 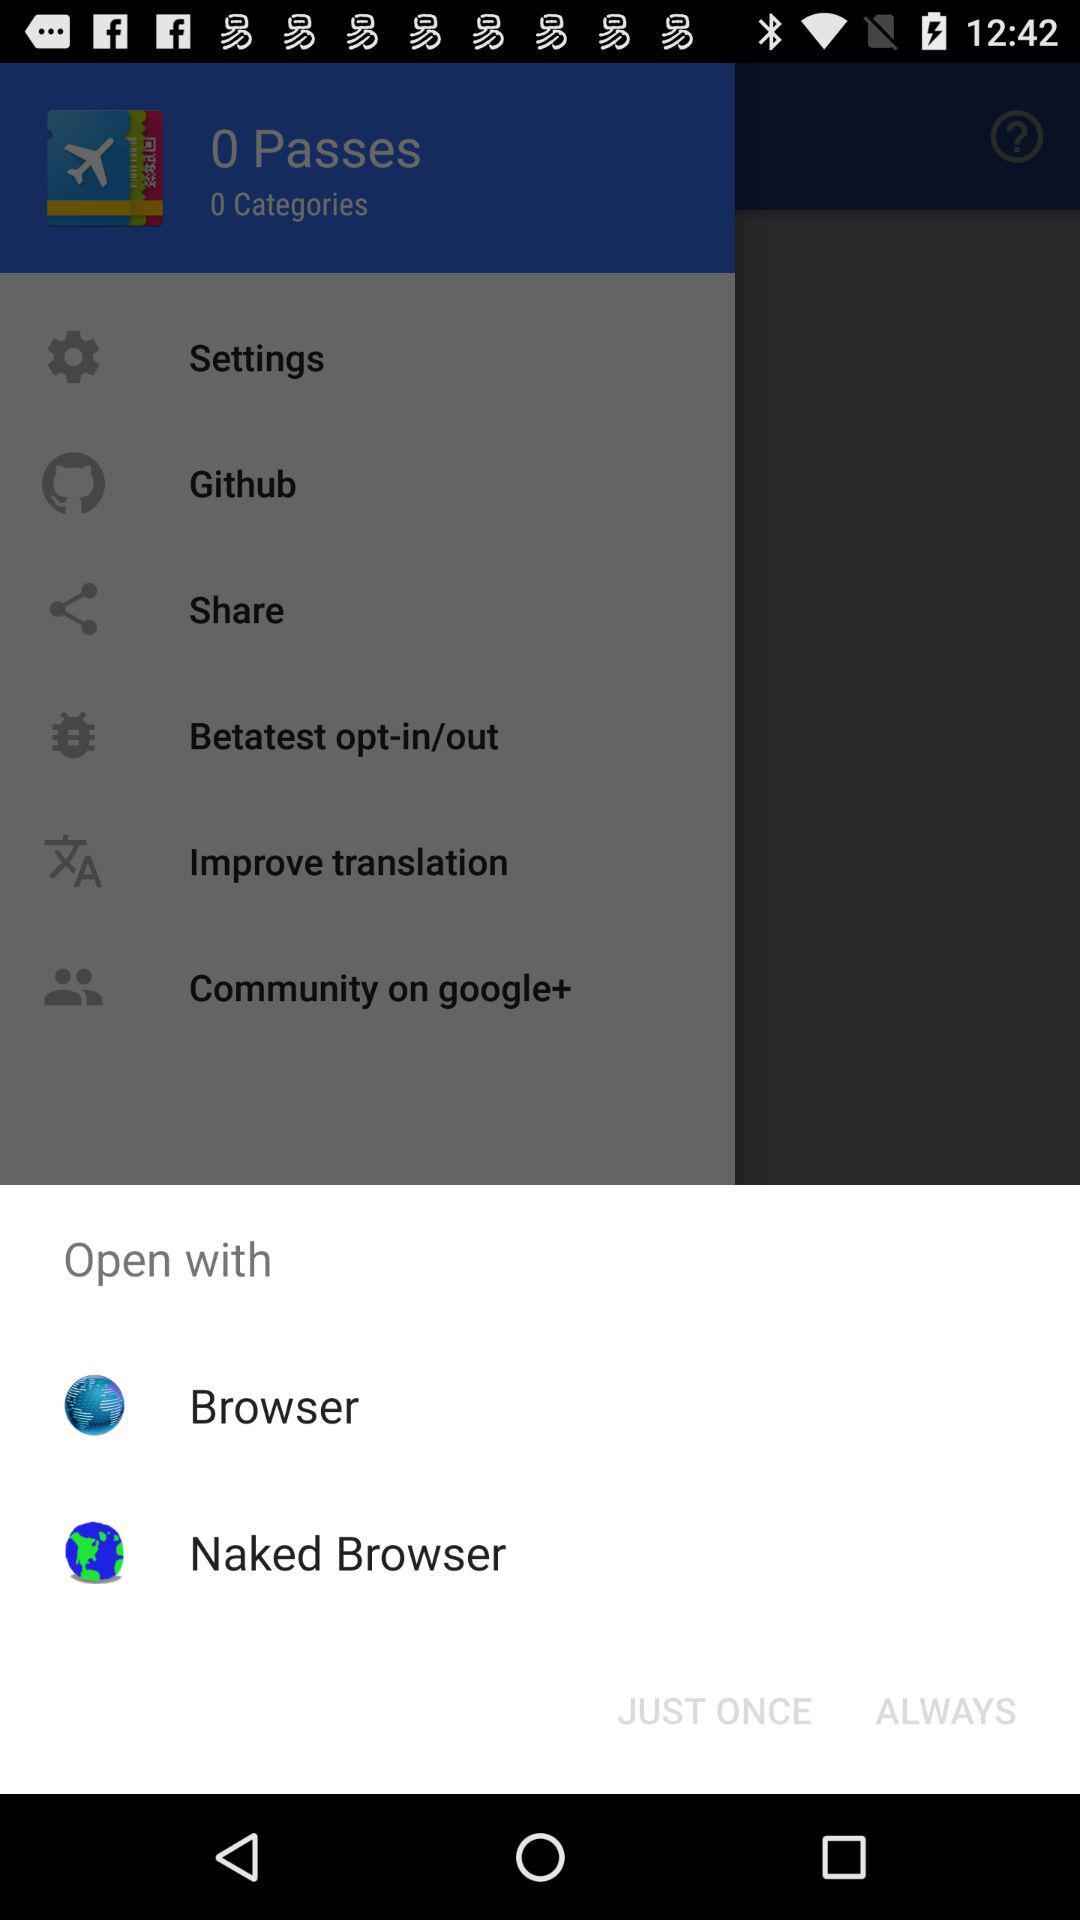 I want to click on the icon to the left of always icon, so click(x=713, y=1708).